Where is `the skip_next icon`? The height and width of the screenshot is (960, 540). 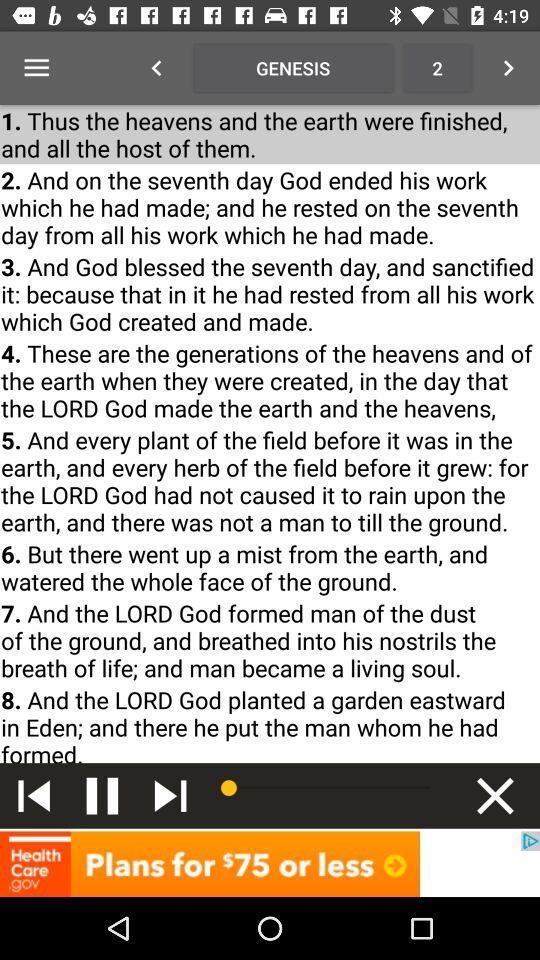 the skip_next icon is located at coordinates (170, 795).